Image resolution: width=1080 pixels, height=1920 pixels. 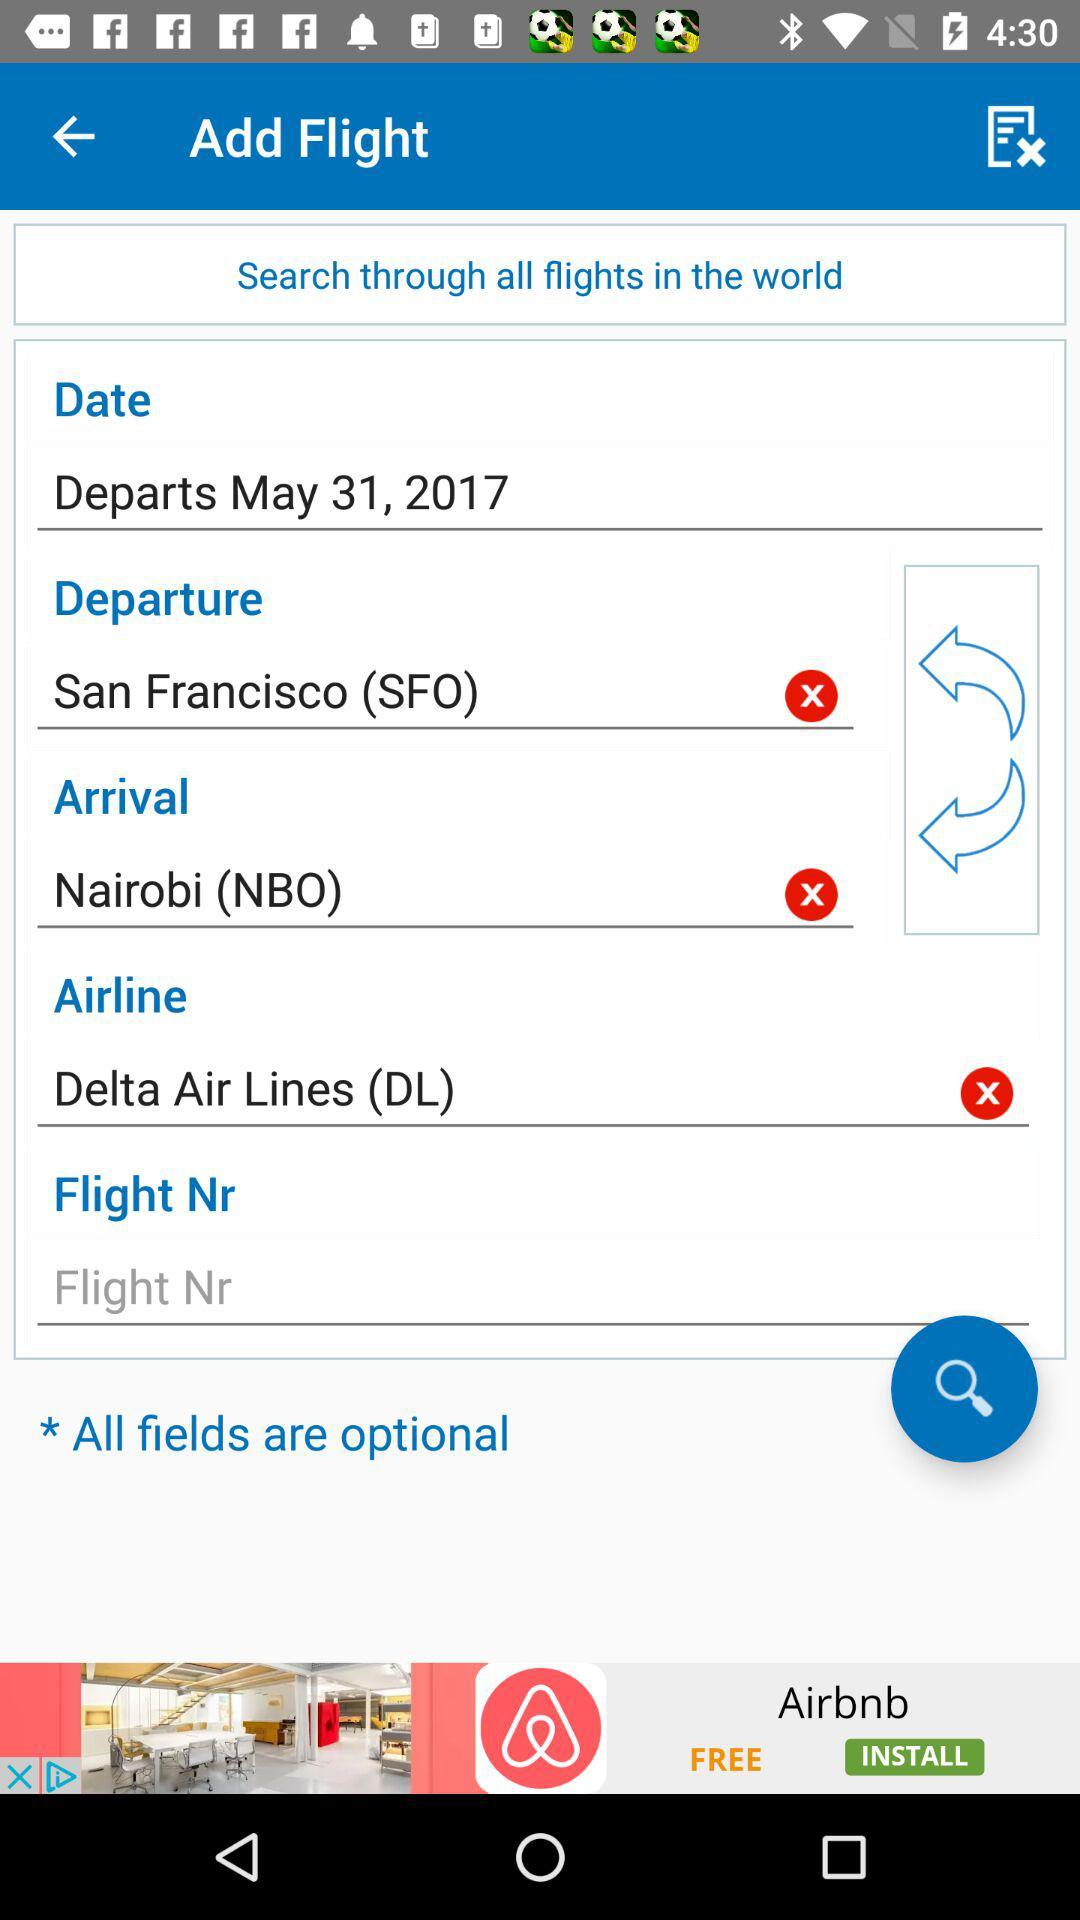 What do you see at coordinates (540, 1727) in the screenshot?
I see `advertisement` at bounding box center [540, 1727].